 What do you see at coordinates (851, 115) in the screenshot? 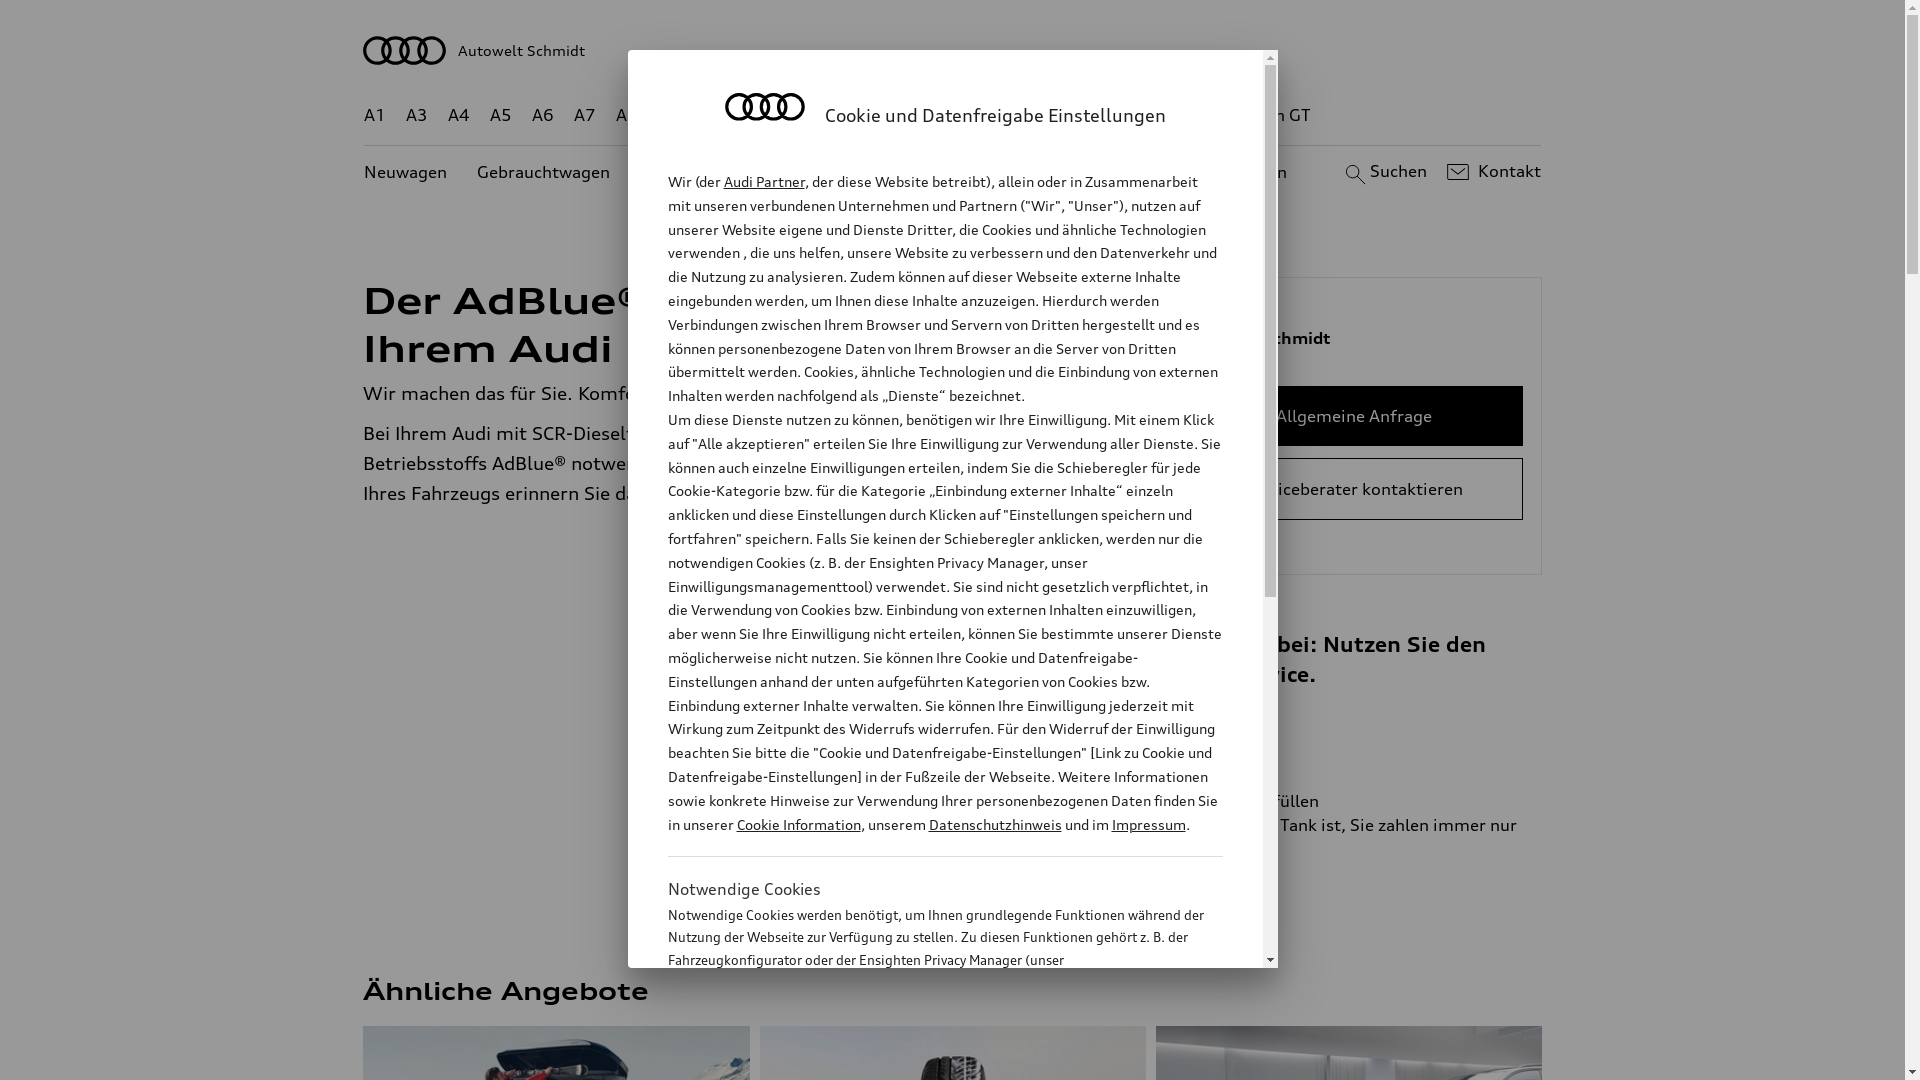
I see `'Q5'` at bounding box center [851, 115].